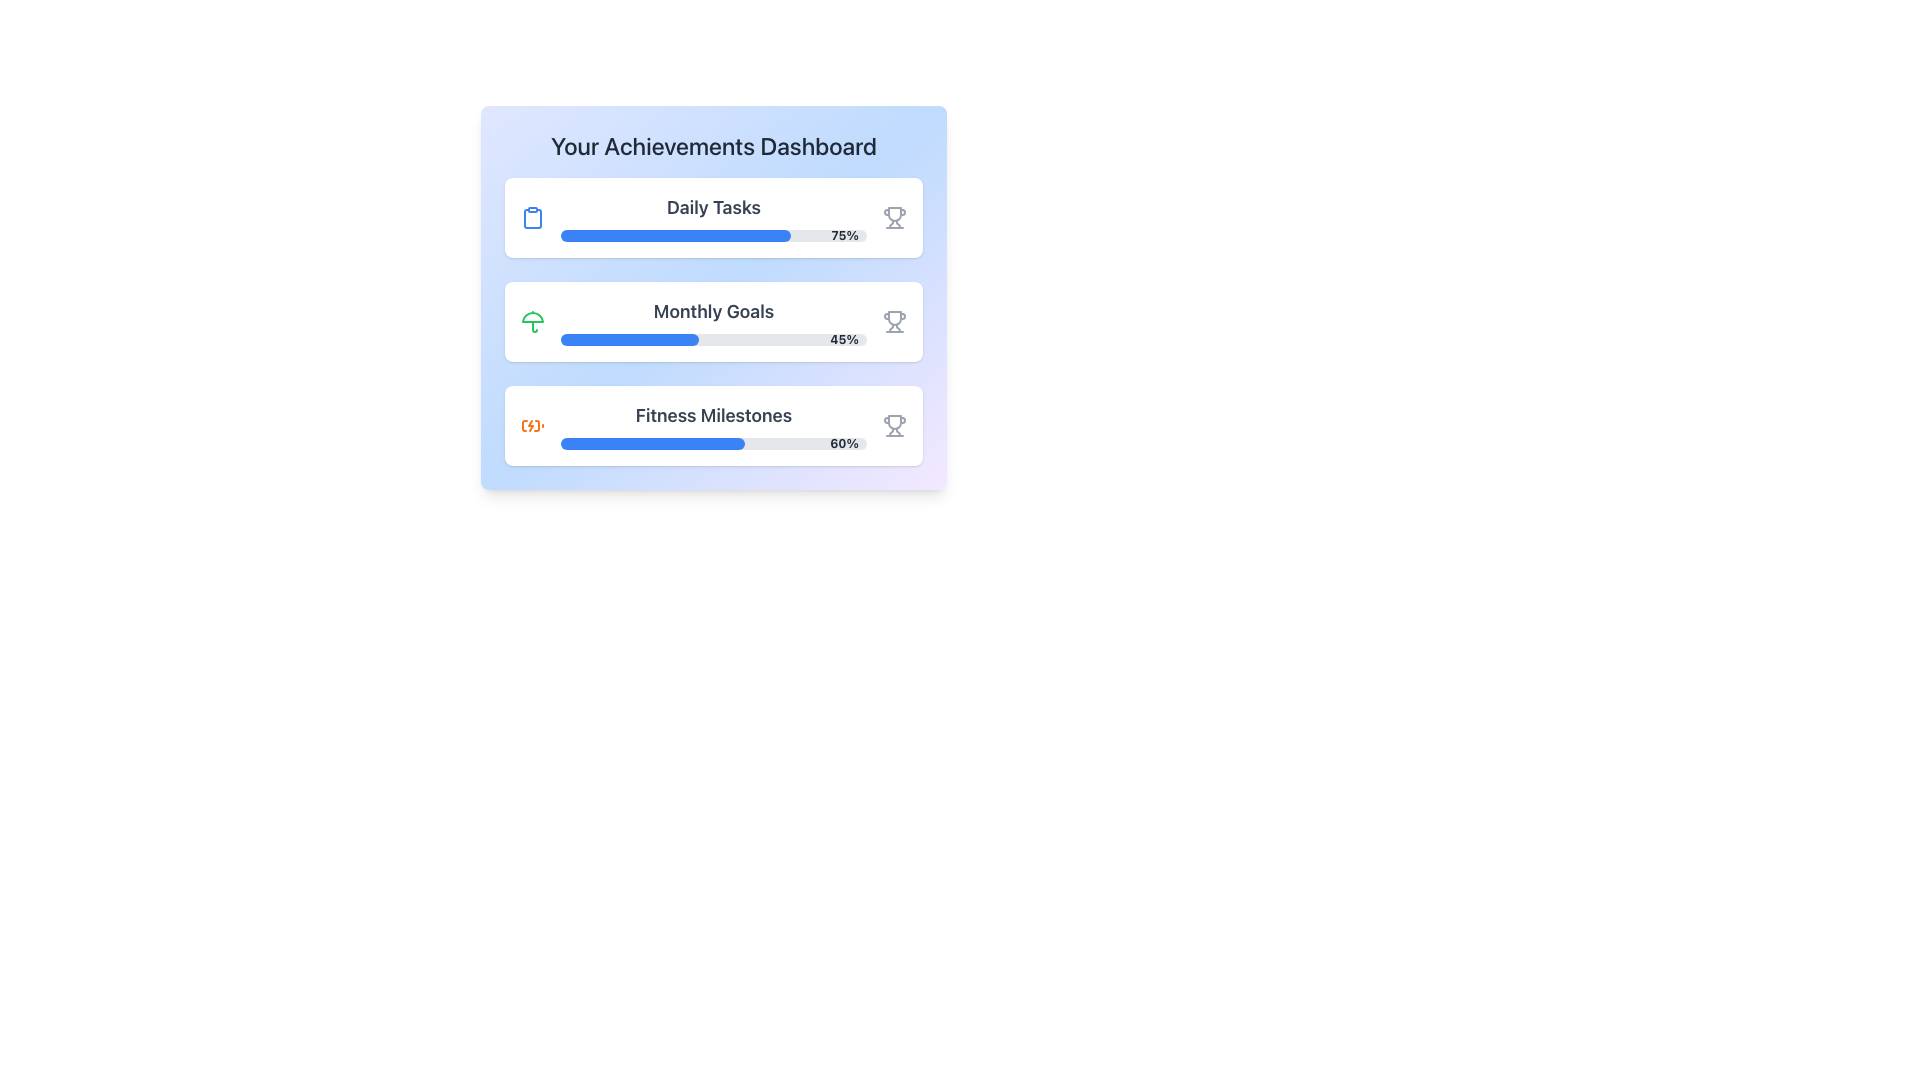 Image resolution: width=1920 pixels, height=1080 pixels. What do you see at coordinates (893, 320) in the screenshot?
I see `the trophy icon in the 'Monthly Goals' section, which has a gray outline and symbolizes achievement, located next to the '45%' text` at bounding box center [893, 320].